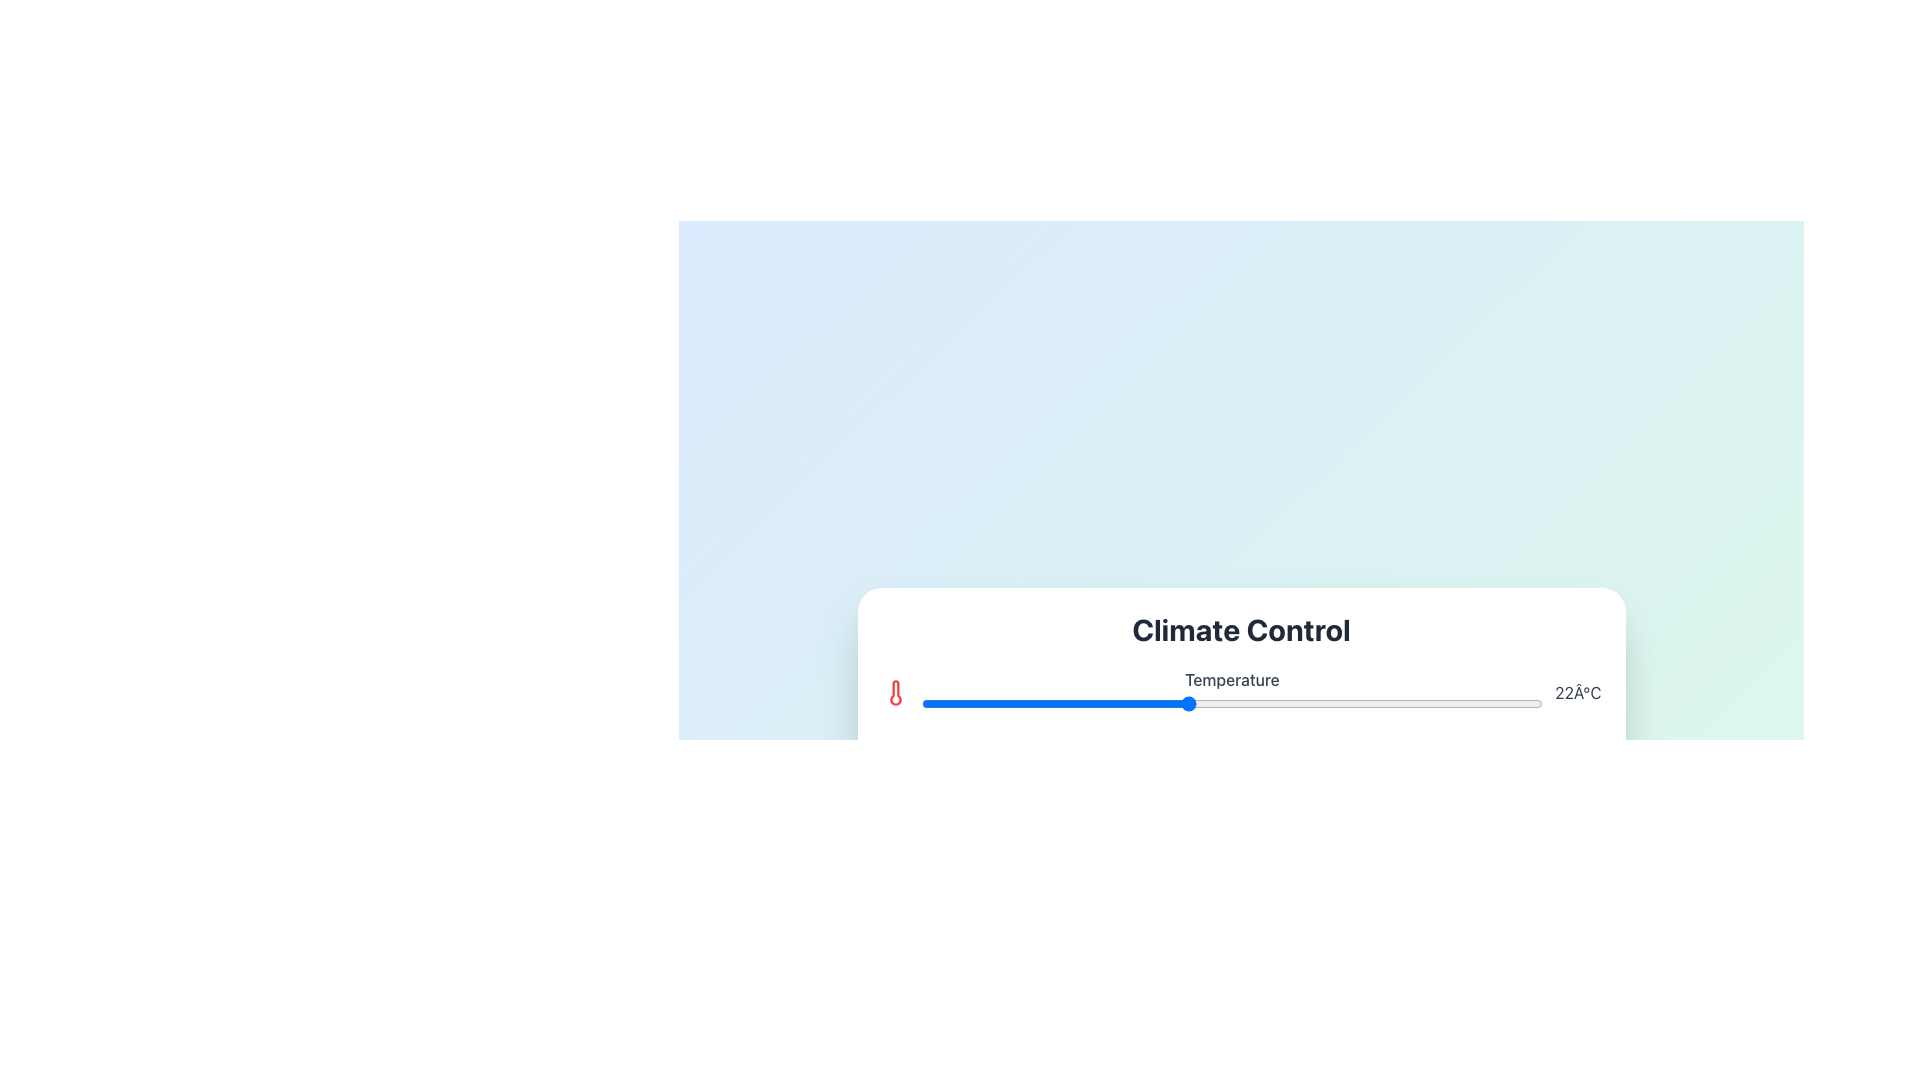  I want to click on the filled portion of the thermometer icon located within the 'Climate Control' card, which represents a temperature measure, so click(894, 692).